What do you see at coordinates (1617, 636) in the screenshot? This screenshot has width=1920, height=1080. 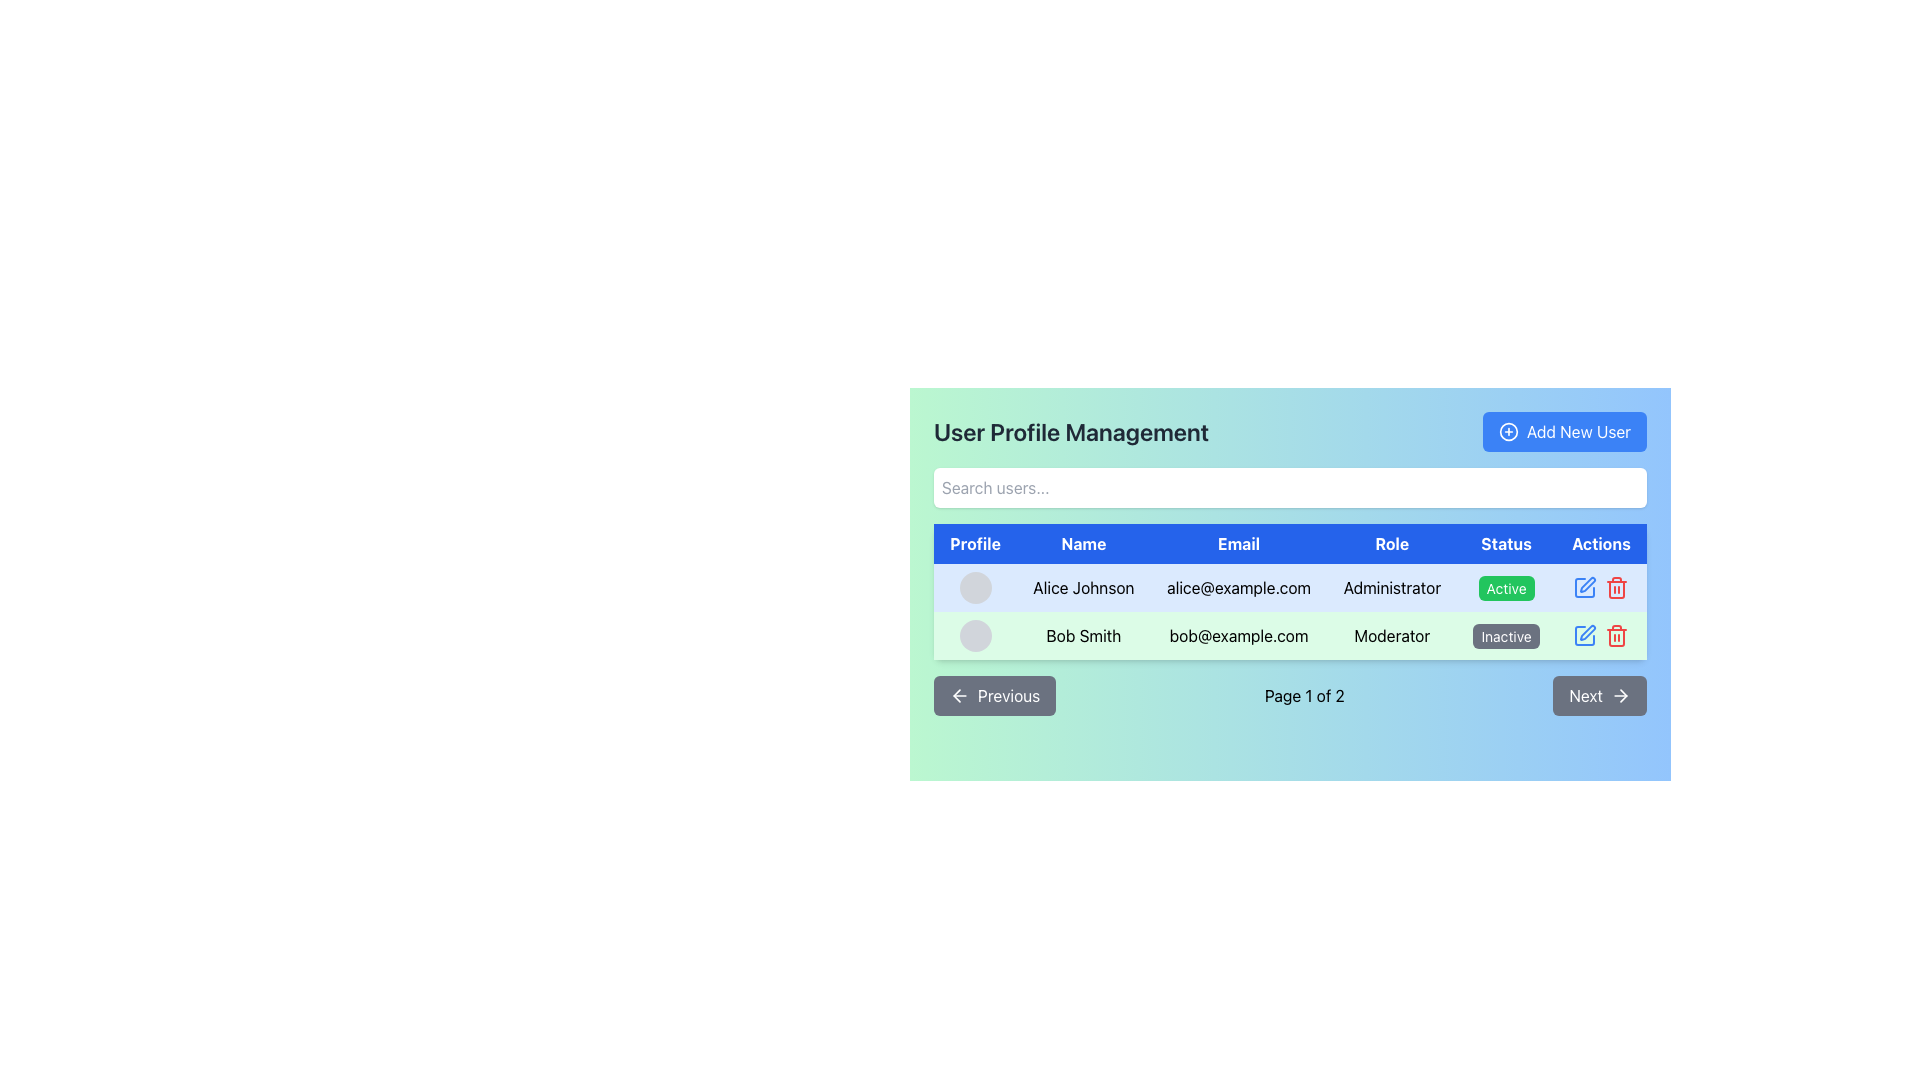 I see `the delete button for user 'Bob Smith' located in the 'Actions' column of the user management table` at bounding box center [1617, 636].